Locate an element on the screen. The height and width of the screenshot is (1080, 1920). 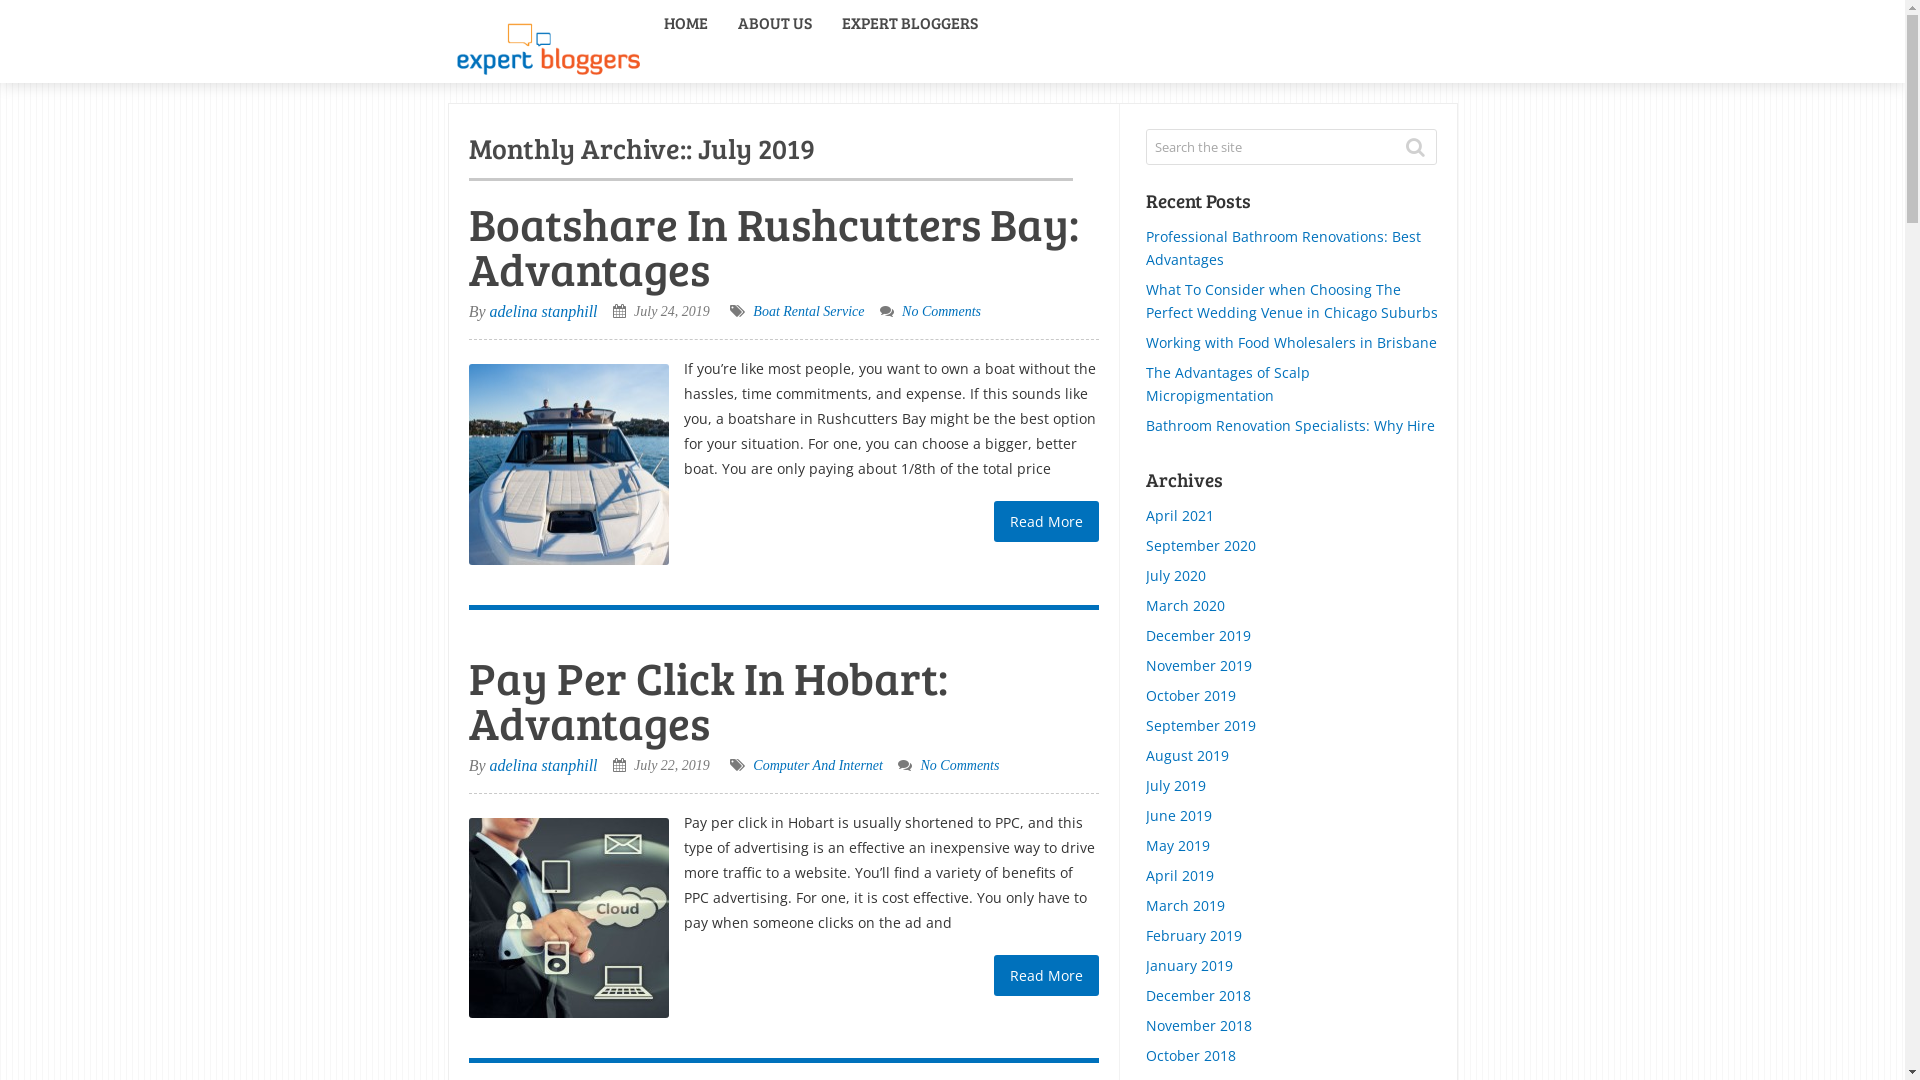
'Computer And Internet' is located at coordinates (752, 765).